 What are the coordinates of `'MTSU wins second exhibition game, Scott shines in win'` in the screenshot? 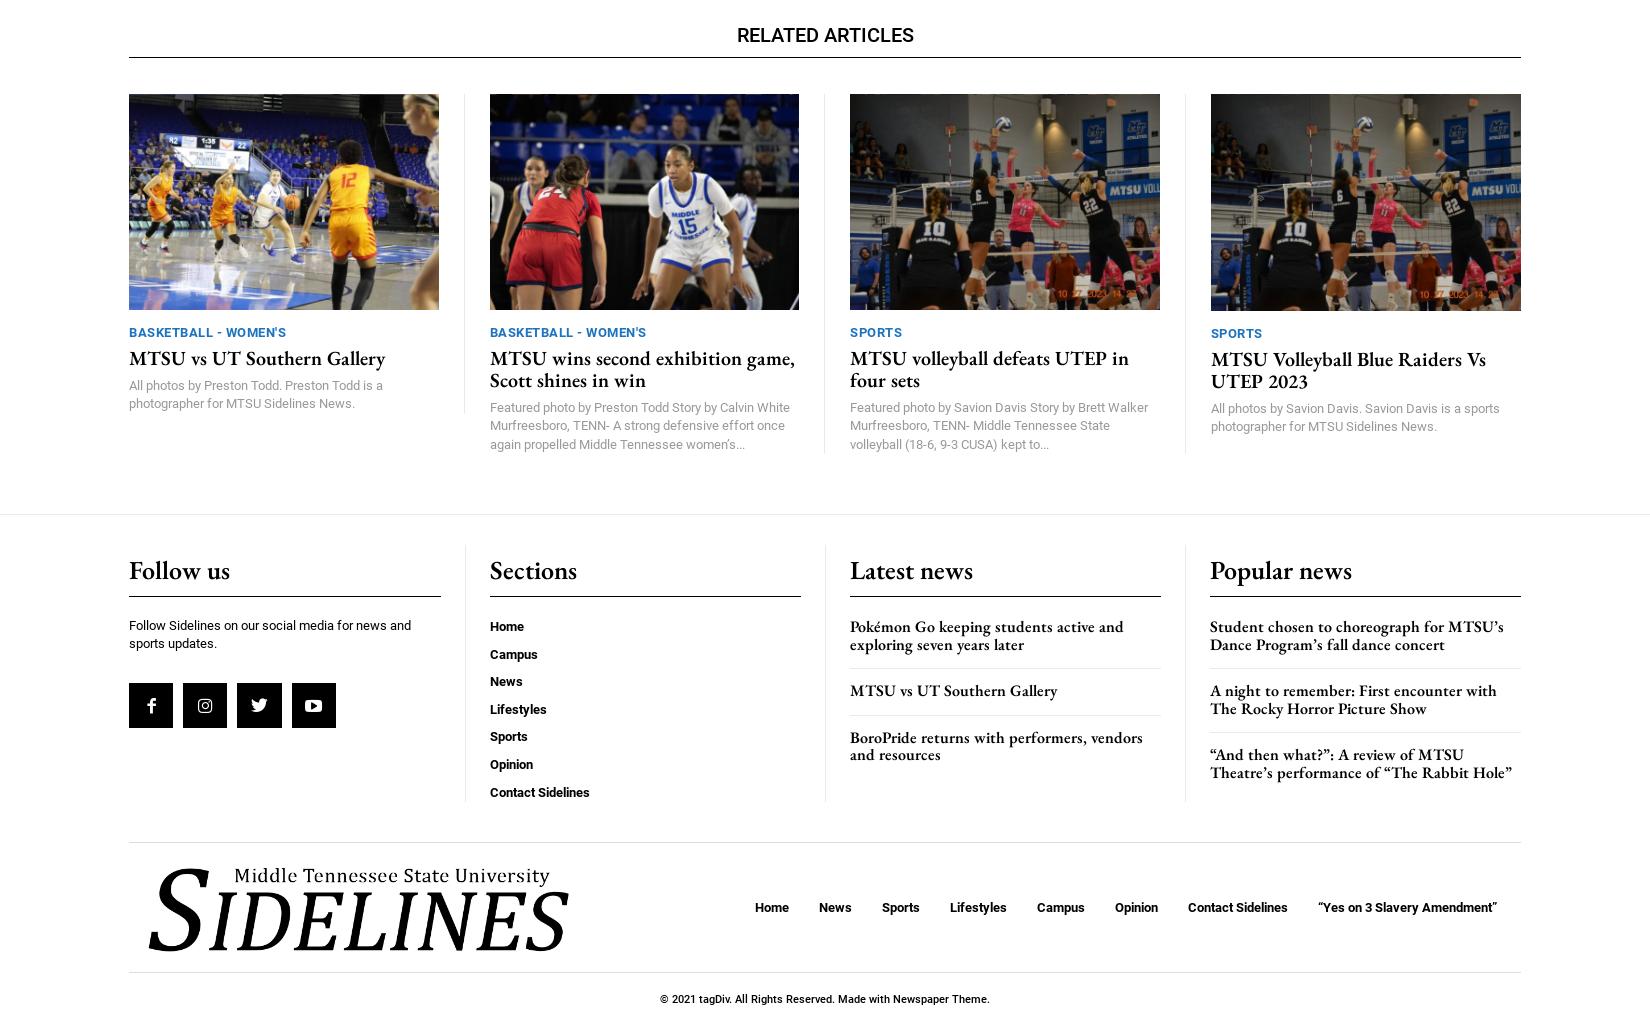 It's located at (640, 369).